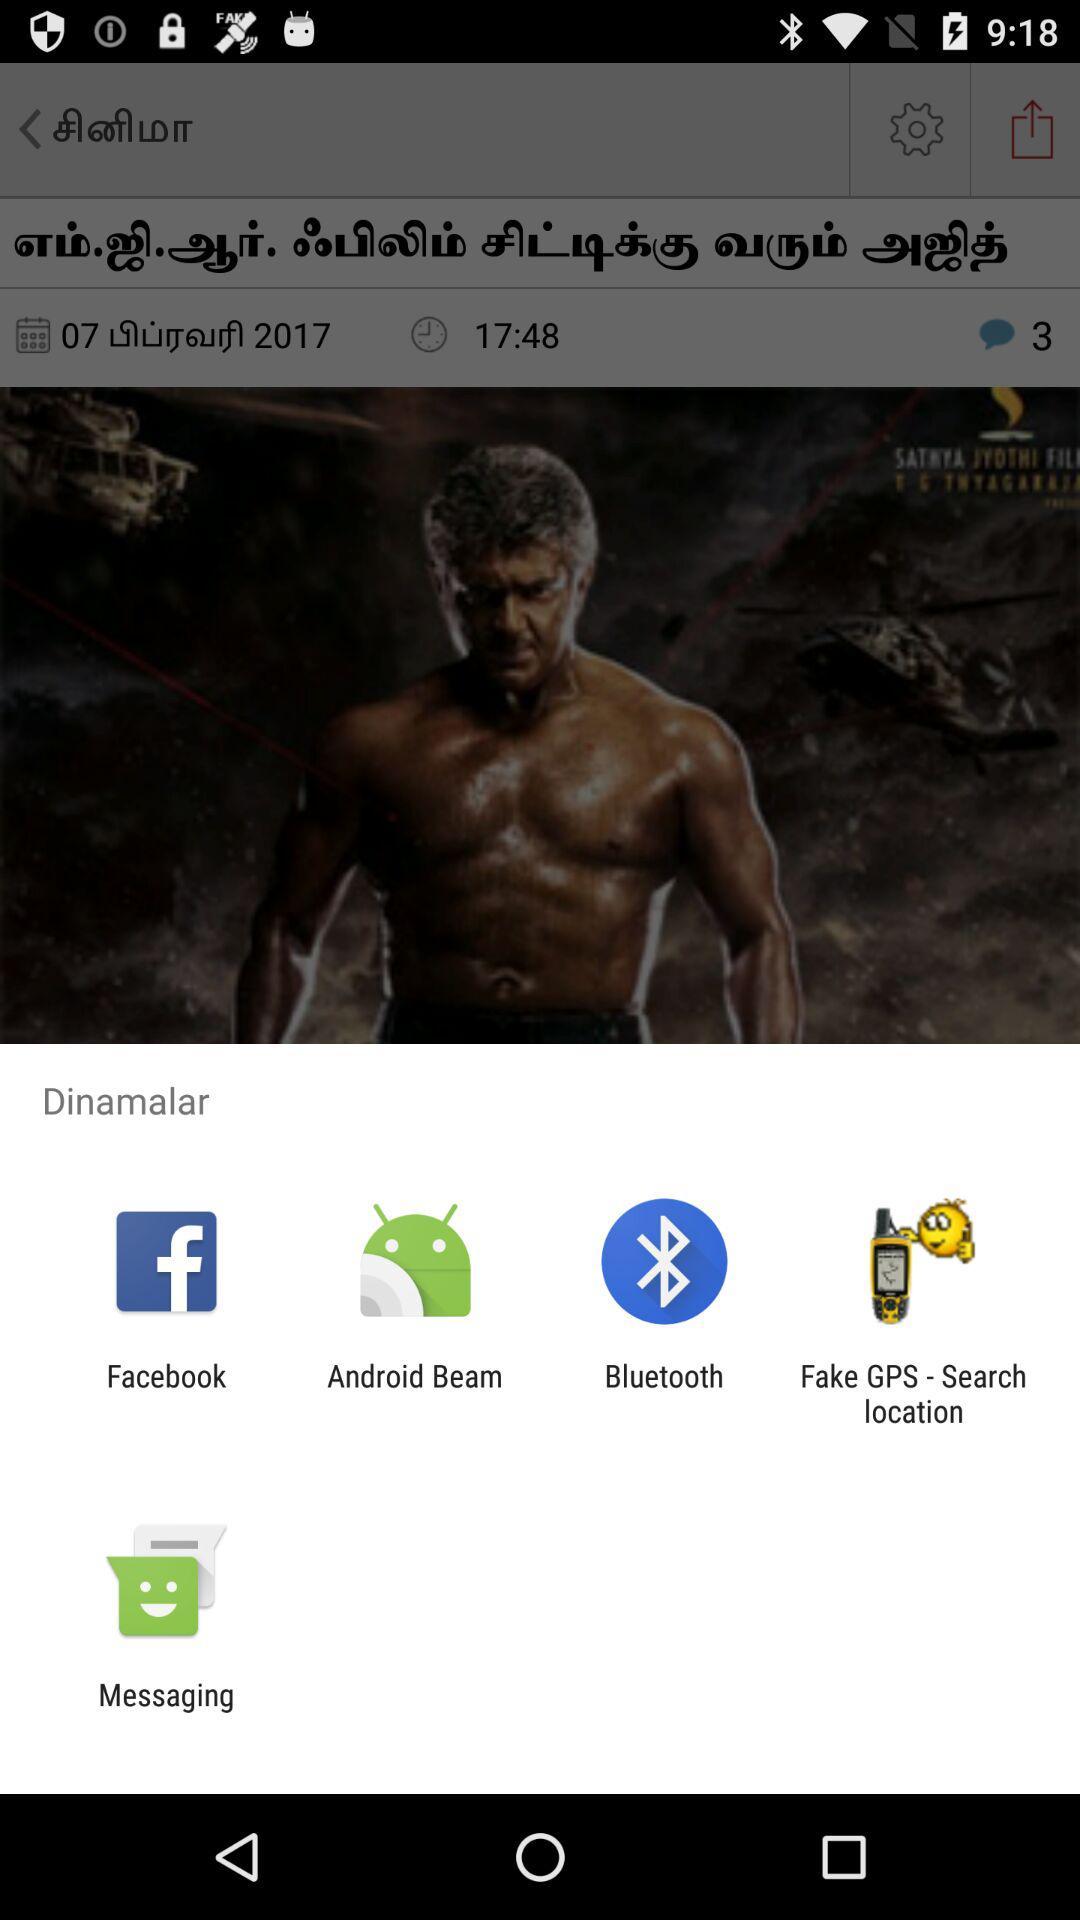 This screenshot has width=1080, height=1920. What do you see at coordinates (414, 1392) in the screenshot?
I see `the app next to facebook icon` at bounding box center [414, 1392].